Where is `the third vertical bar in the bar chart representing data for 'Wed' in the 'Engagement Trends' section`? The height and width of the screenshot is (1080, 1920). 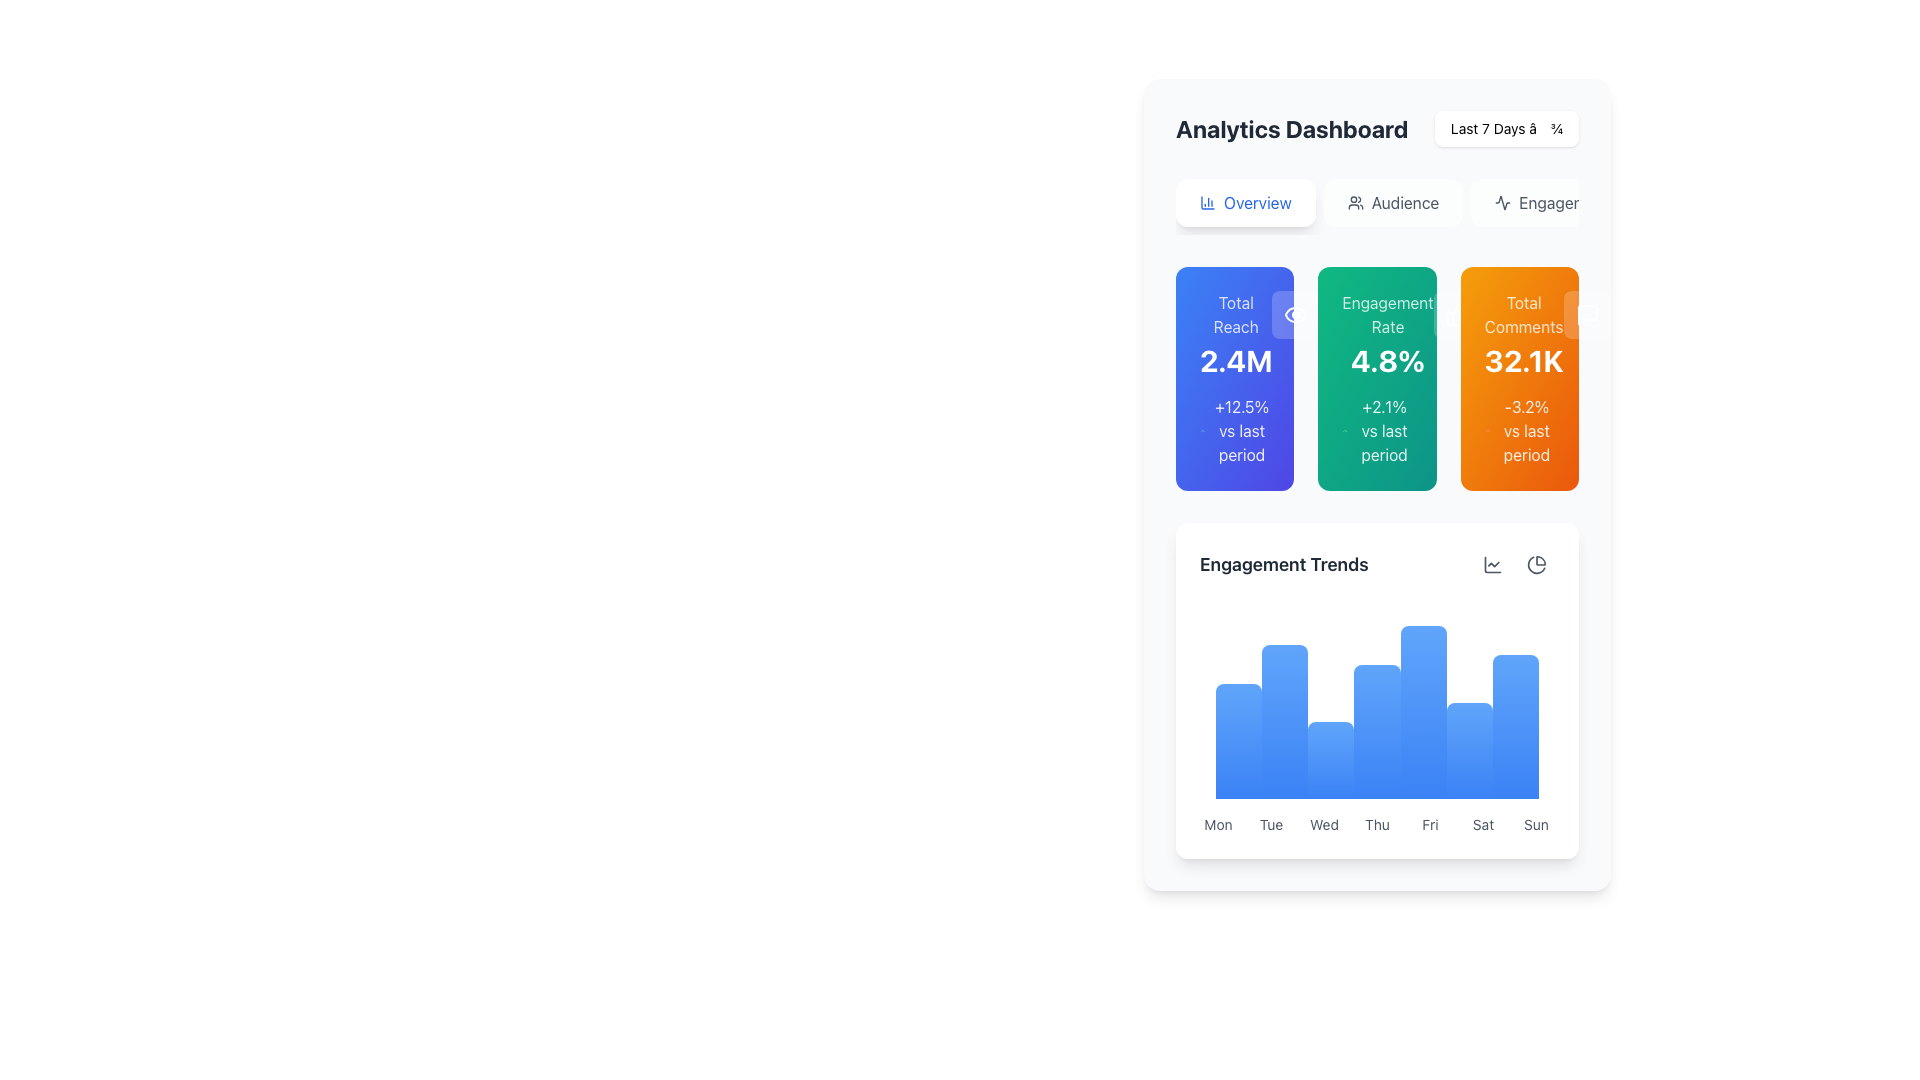
the third vertical bar in the bar chart representing data for 'Wed' in the 'Engagement Trends' section is located at coordinates (1331, 760).